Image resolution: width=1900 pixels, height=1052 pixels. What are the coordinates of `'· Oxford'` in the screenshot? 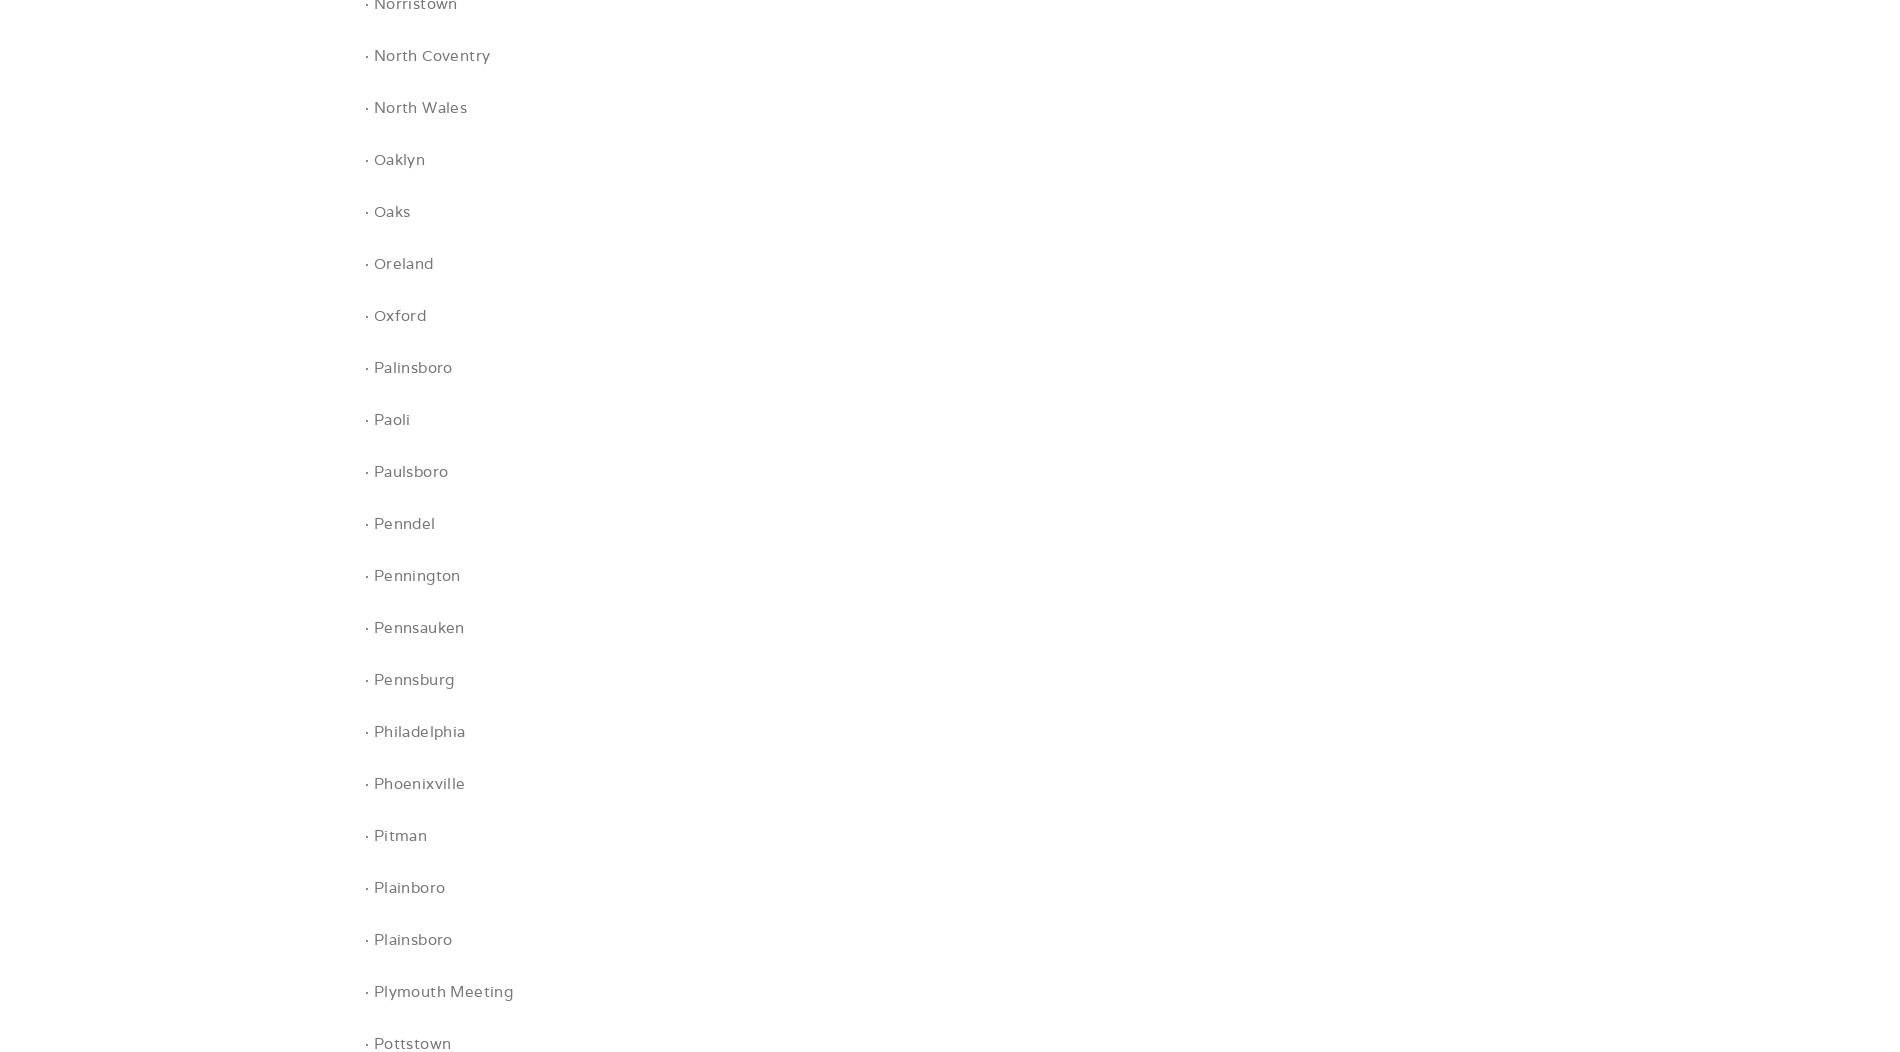 It's located at (394, 314).